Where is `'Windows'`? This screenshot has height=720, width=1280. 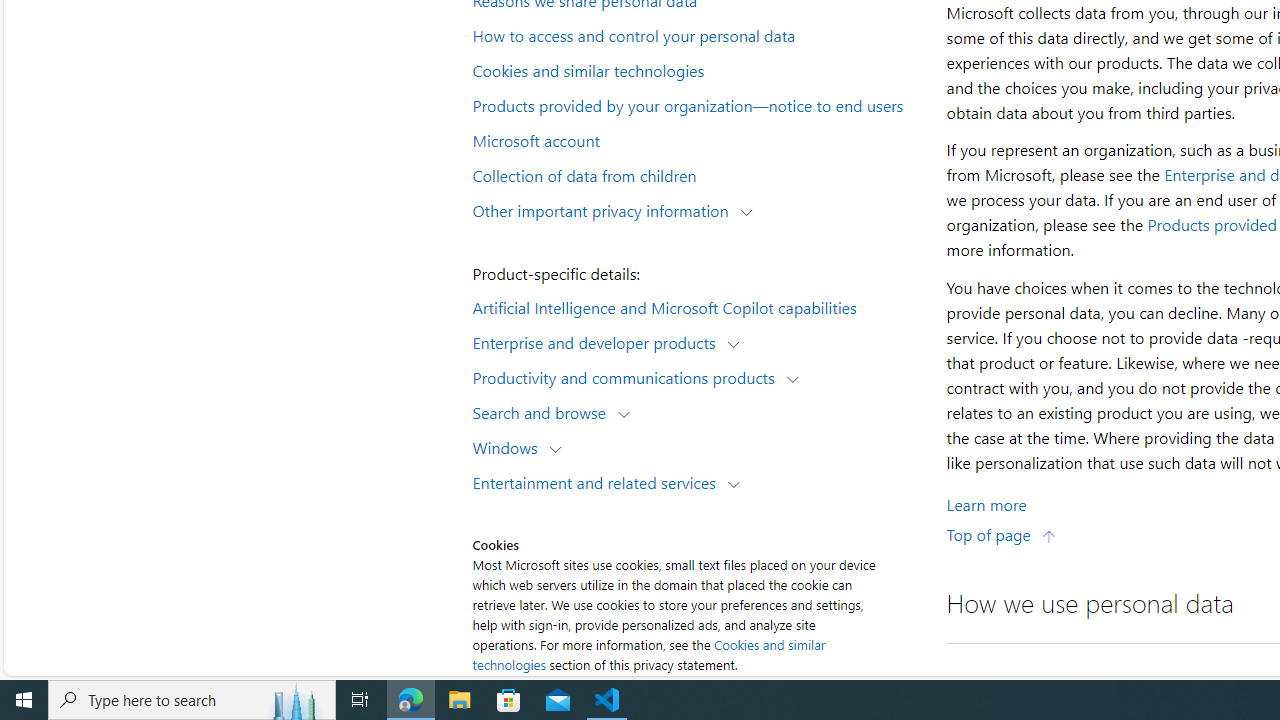
'Windows' is located at coordinates (510, 446).